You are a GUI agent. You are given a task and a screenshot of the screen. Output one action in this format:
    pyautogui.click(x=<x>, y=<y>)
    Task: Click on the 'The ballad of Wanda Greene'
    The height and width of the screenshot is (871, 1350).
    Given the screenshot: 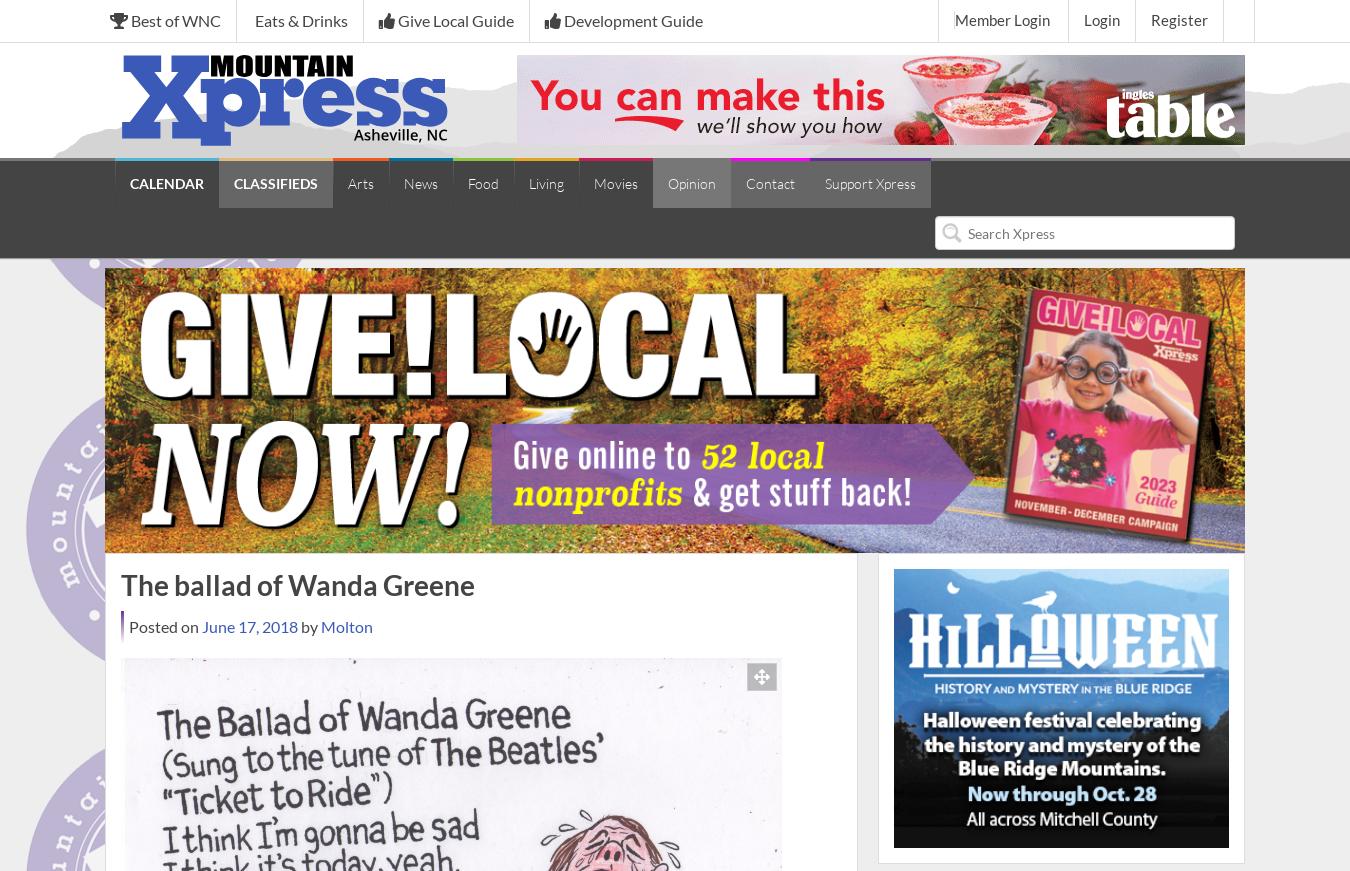 What is the action you would take?
    pyautogui.click(x=296, y=583)
    